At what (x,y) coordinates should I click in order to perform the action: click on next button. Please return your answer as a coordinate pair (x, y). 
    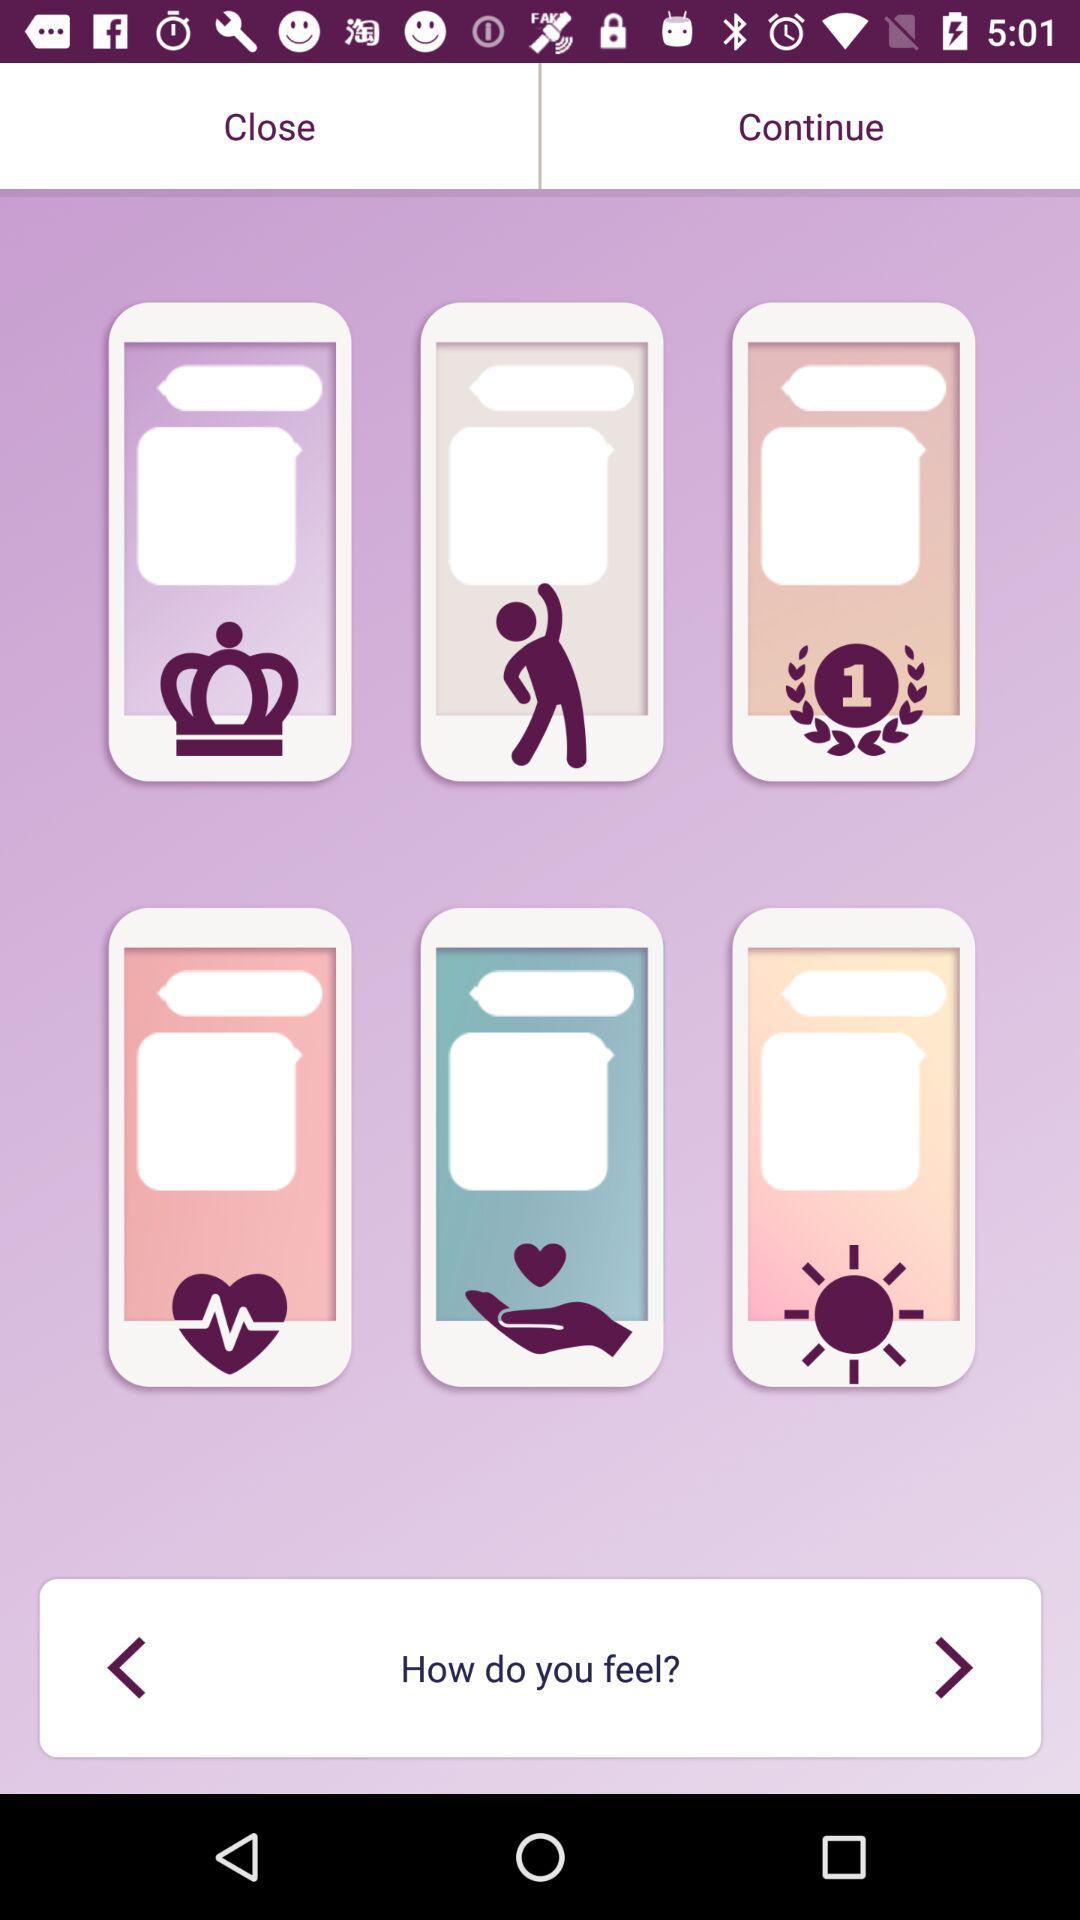
    Looking at the image, I should click on (952, 1667).